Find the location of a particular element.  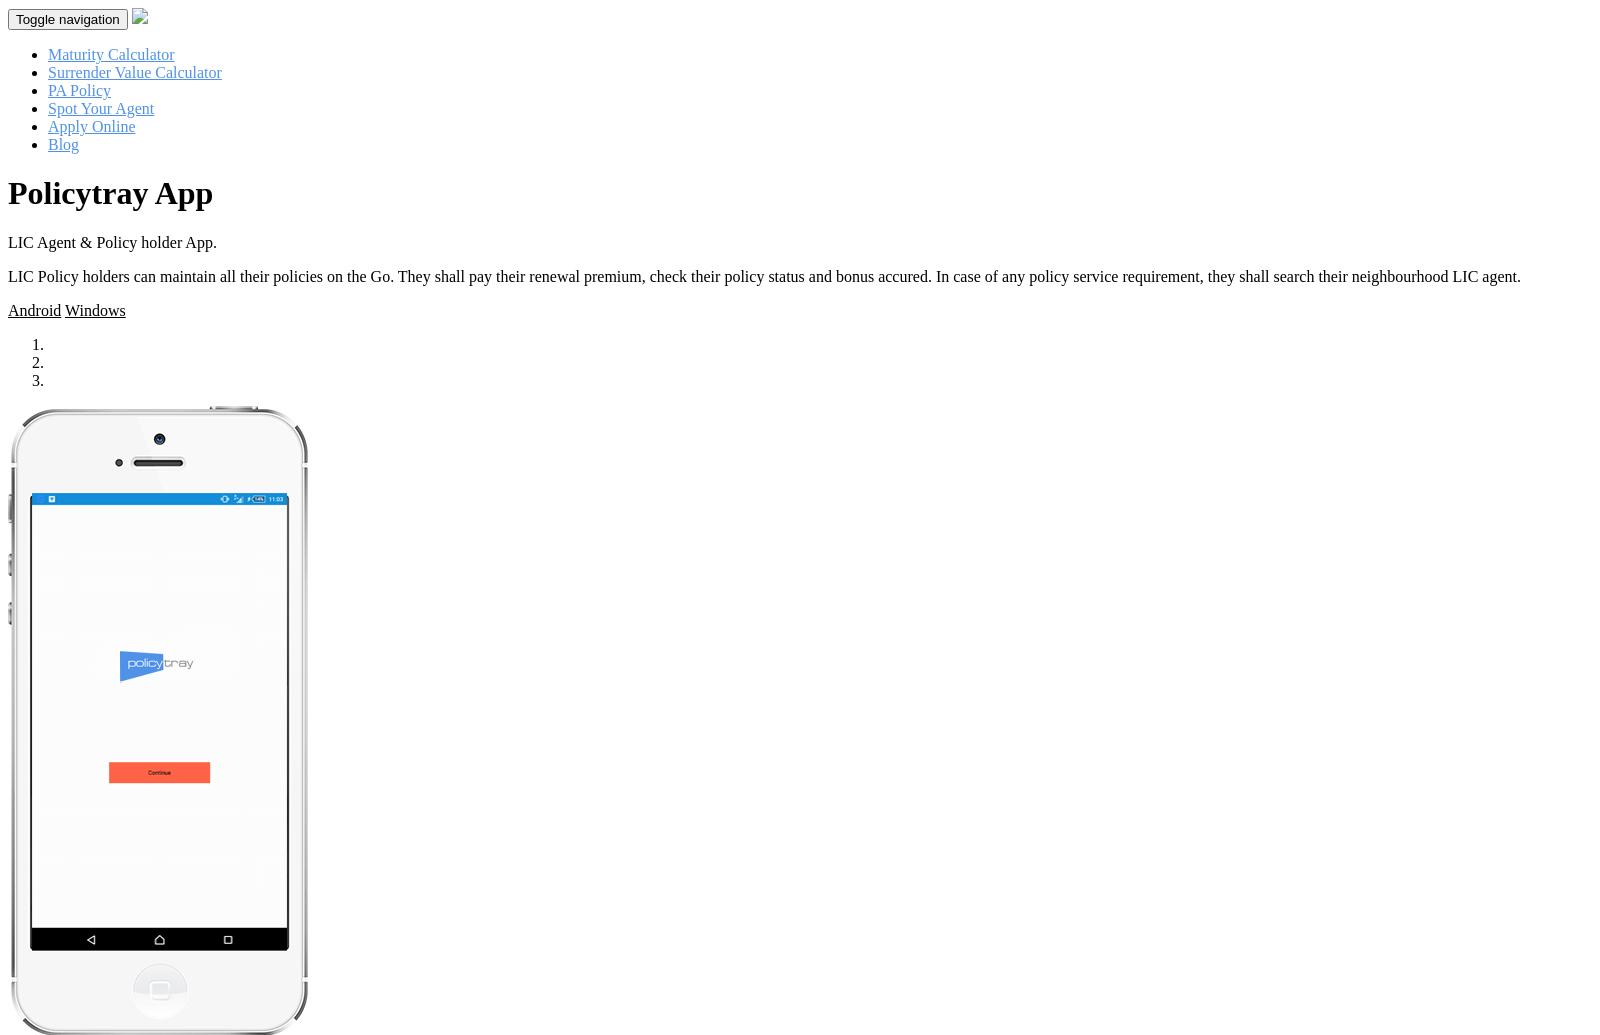

'Surrender Value Calculator' is located at coordinates (133, 72).